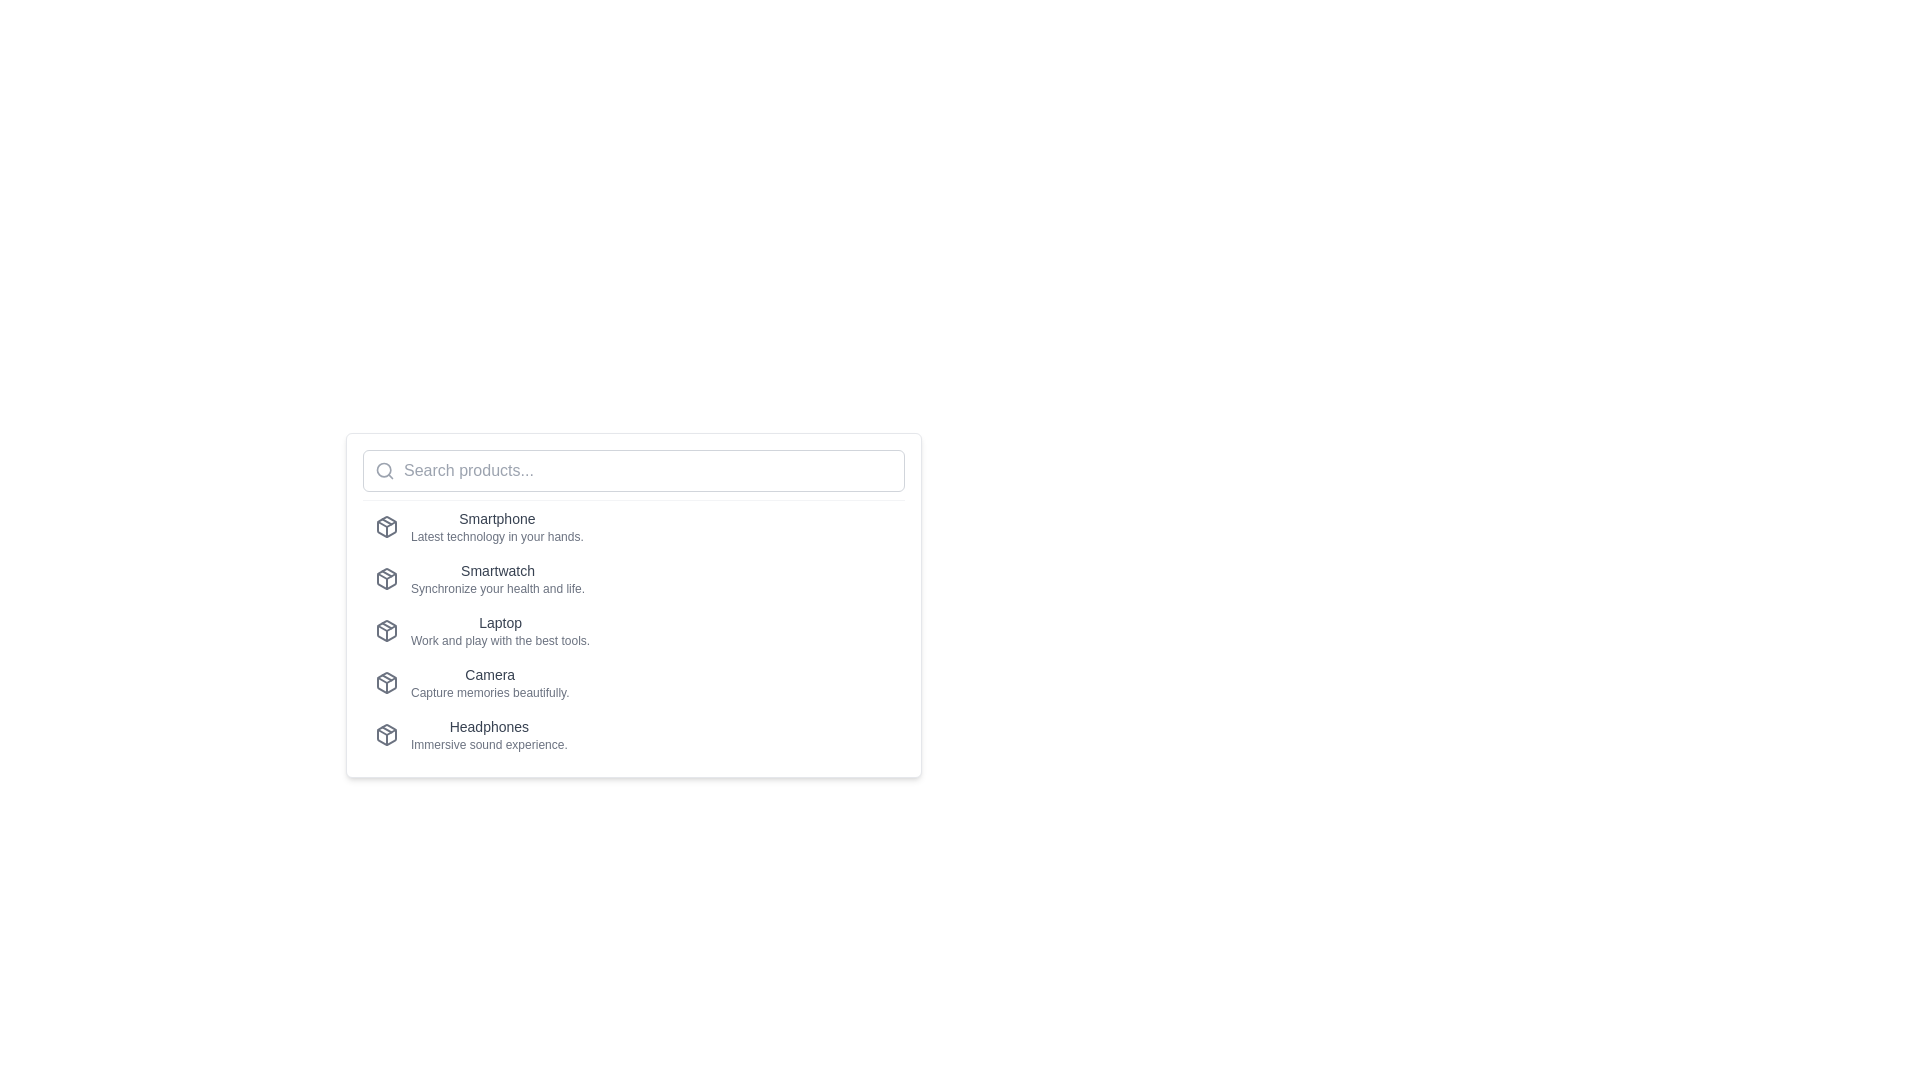 This screenshot has height=1080, width=1920. What do you see at coordinates (387, 631) in the screenshot?
I see `on the 'package' or 'box' icon representing the 'Laptop' entry in the vertical list` at bounding box center [387, 631].